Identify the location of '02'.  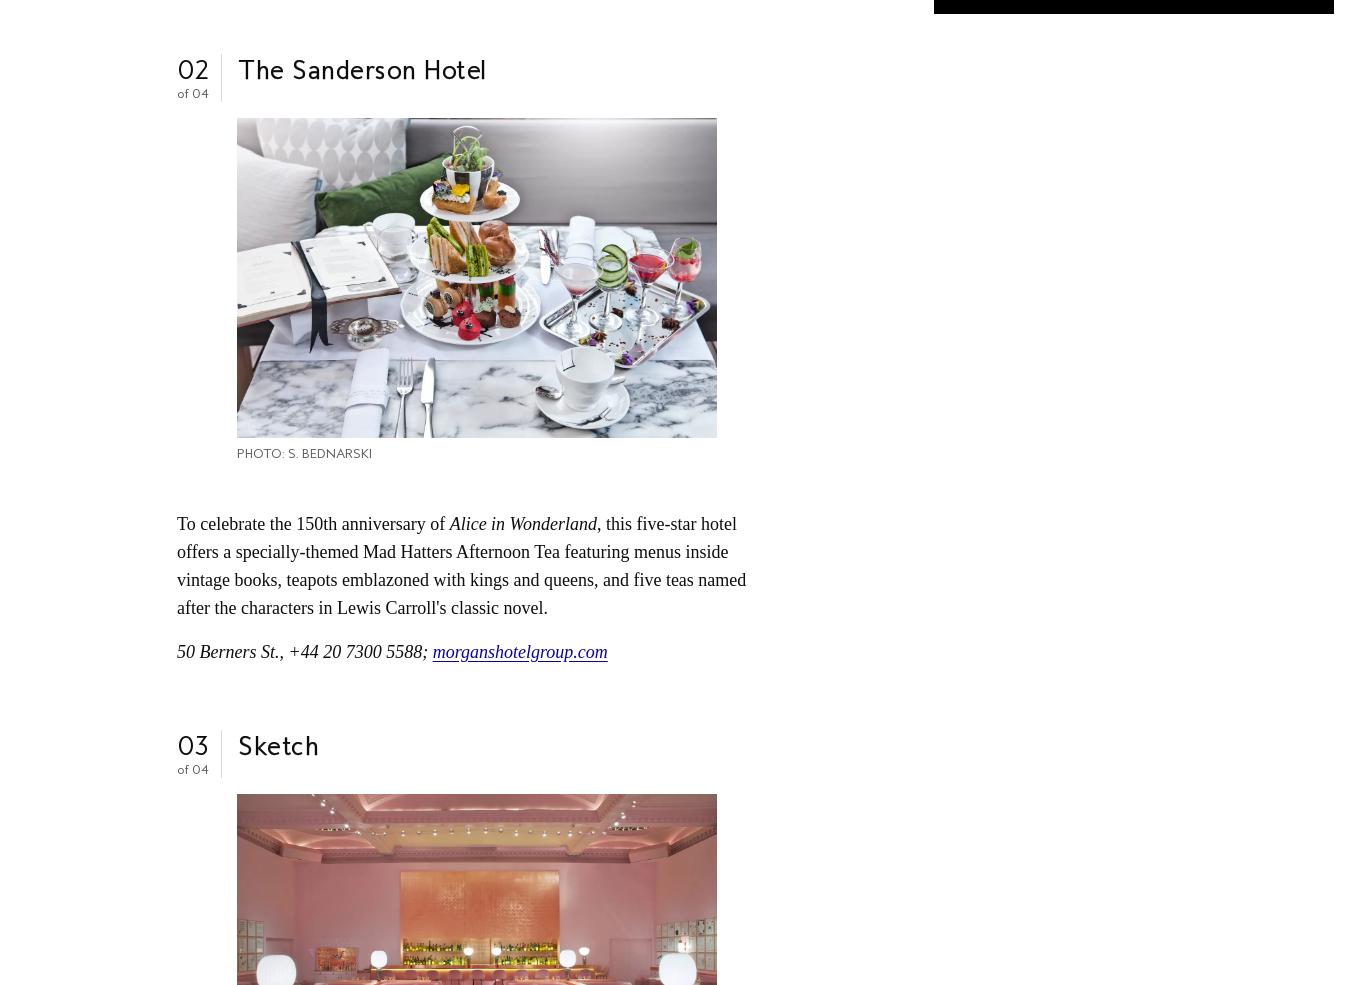
(193, 68).